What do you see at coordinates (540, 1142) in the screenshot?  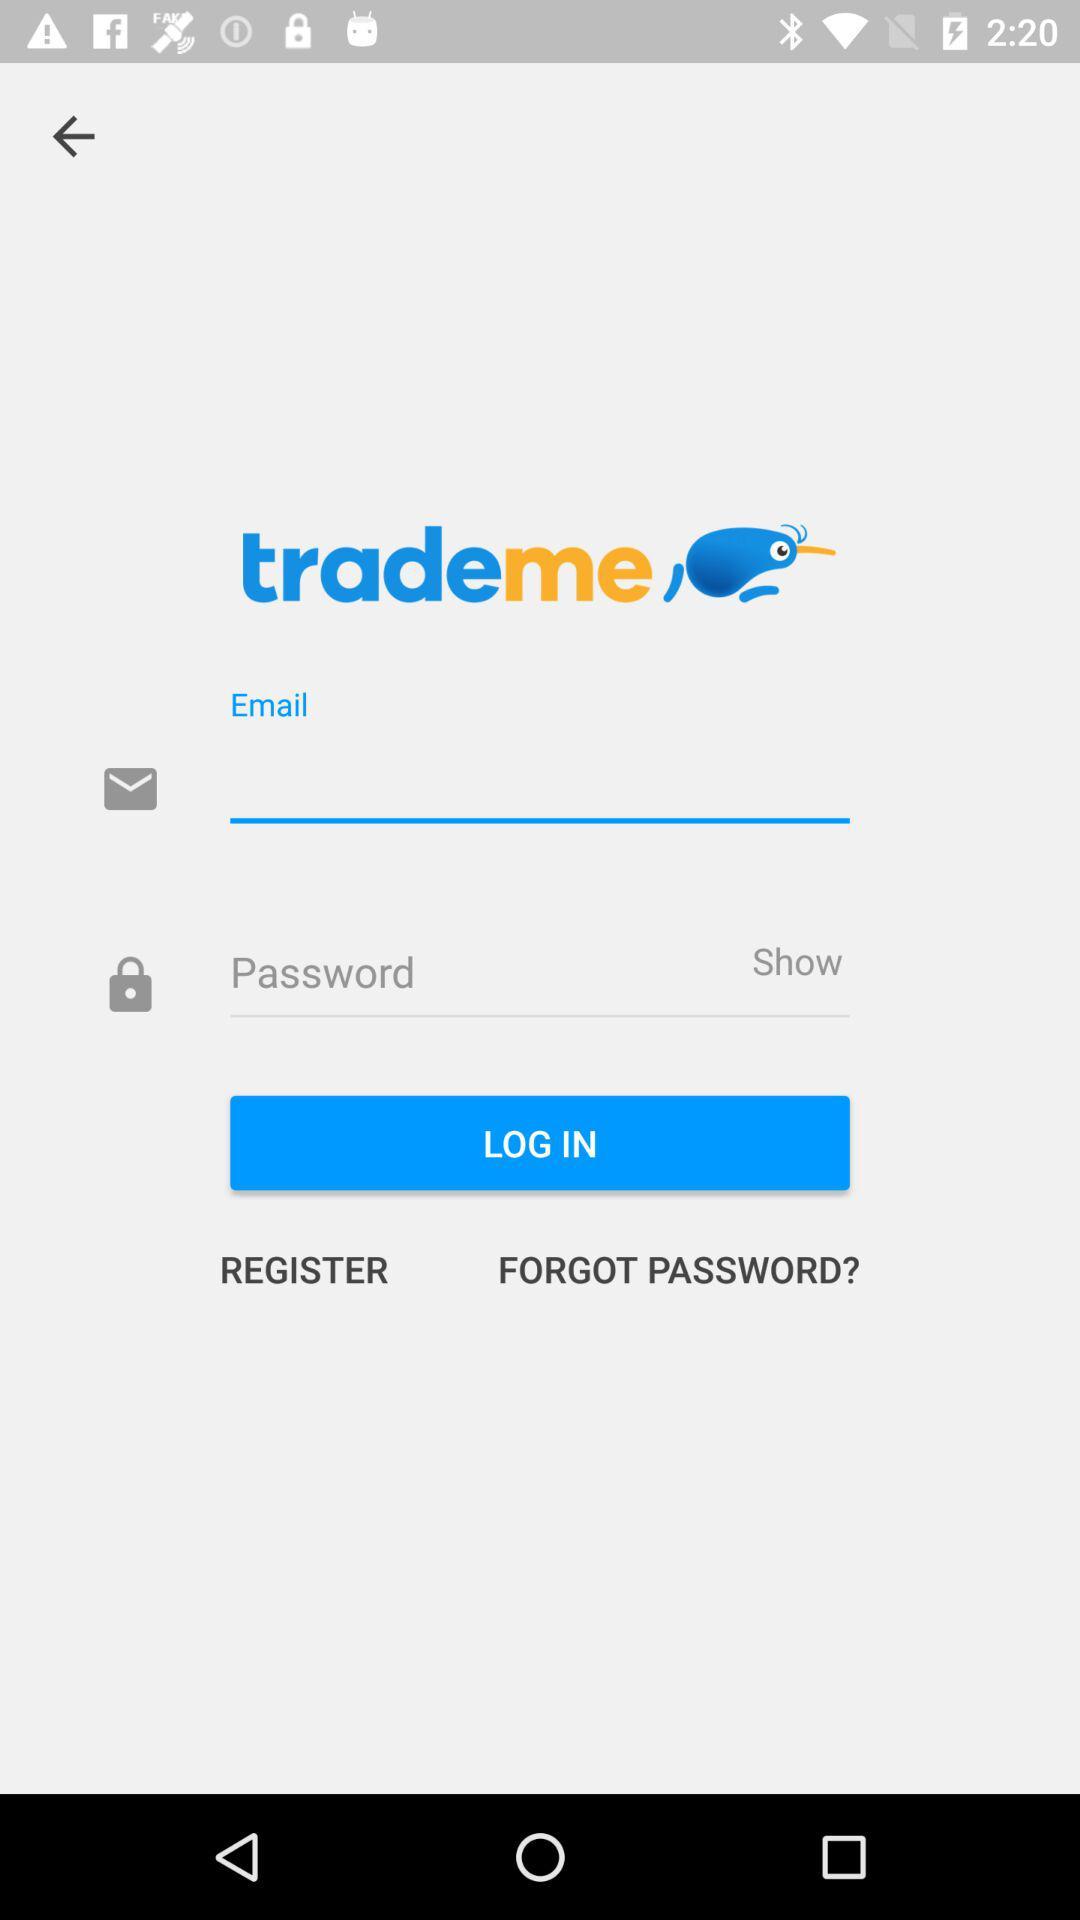 I see `log in icon` at bounding box center [540, 1142].